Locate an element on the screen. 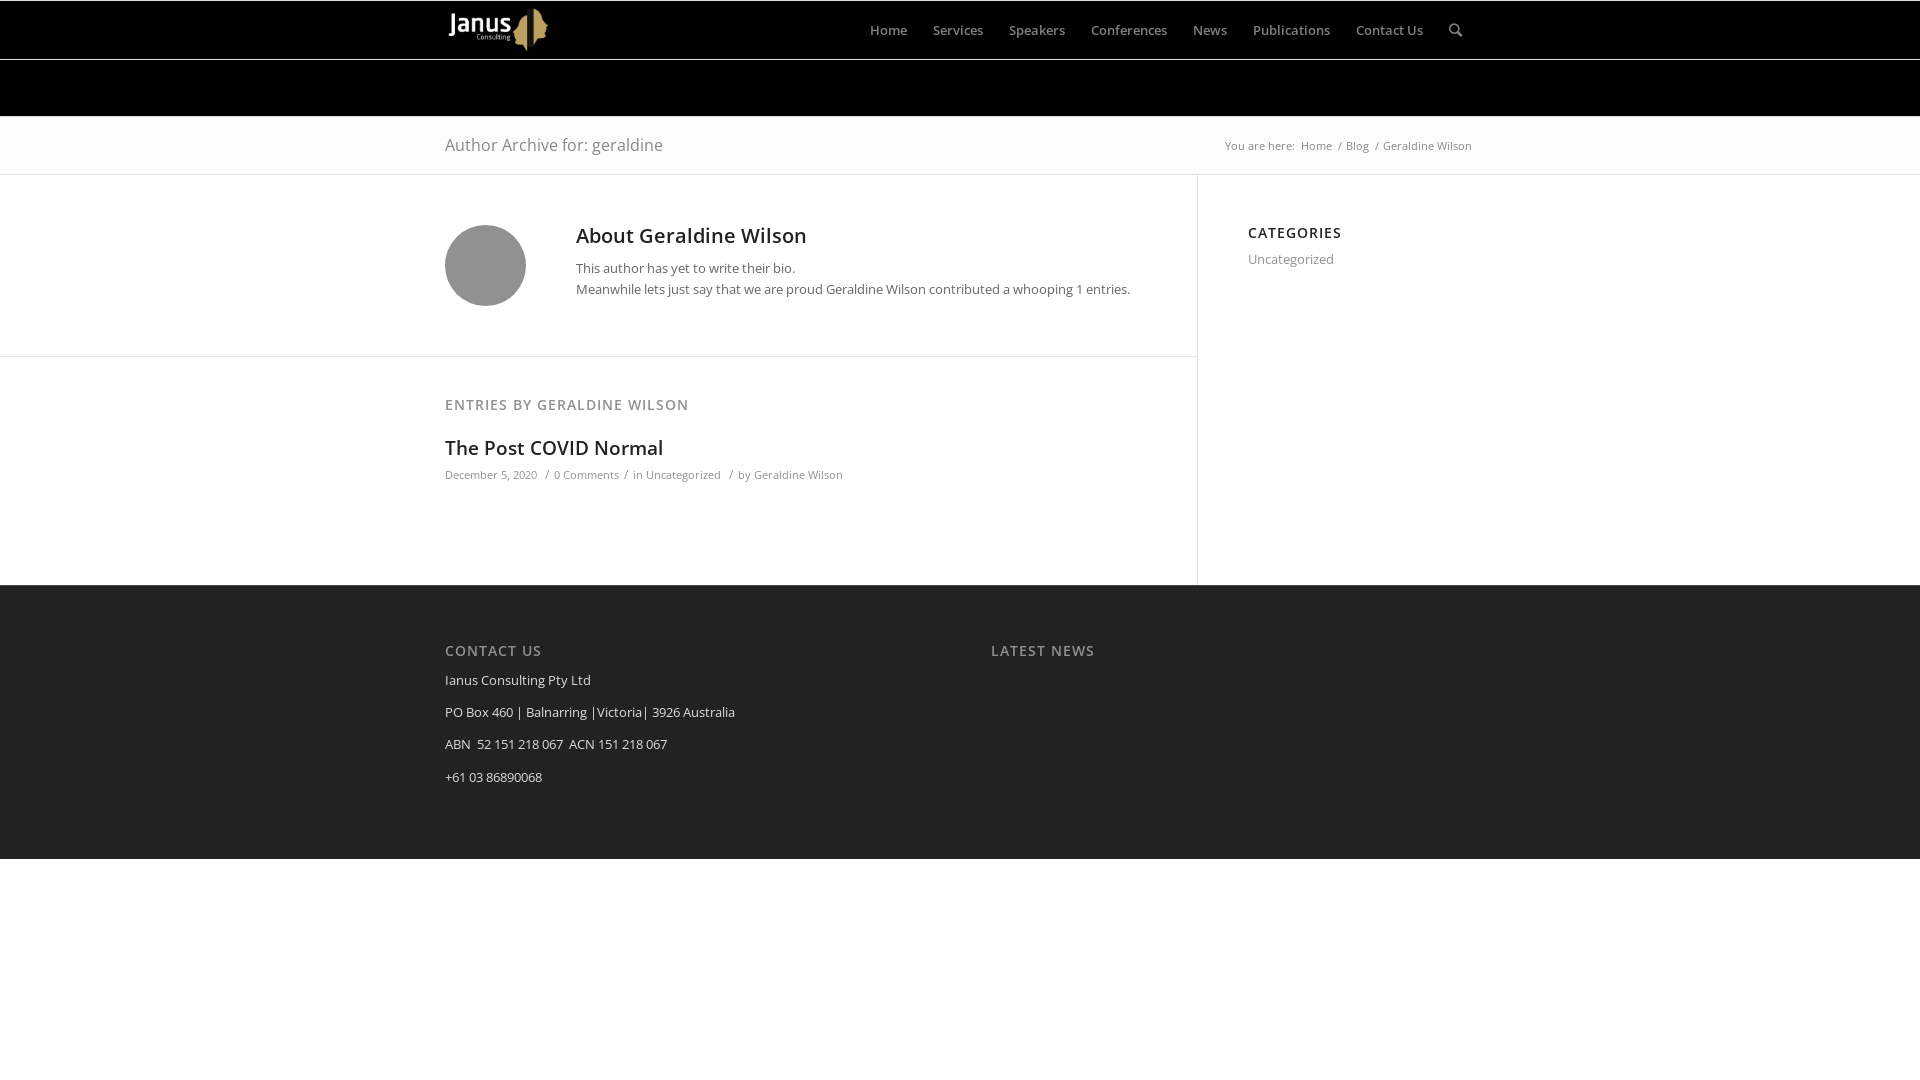  'The Post COVID Normal' is located at coordinates (444, 446).